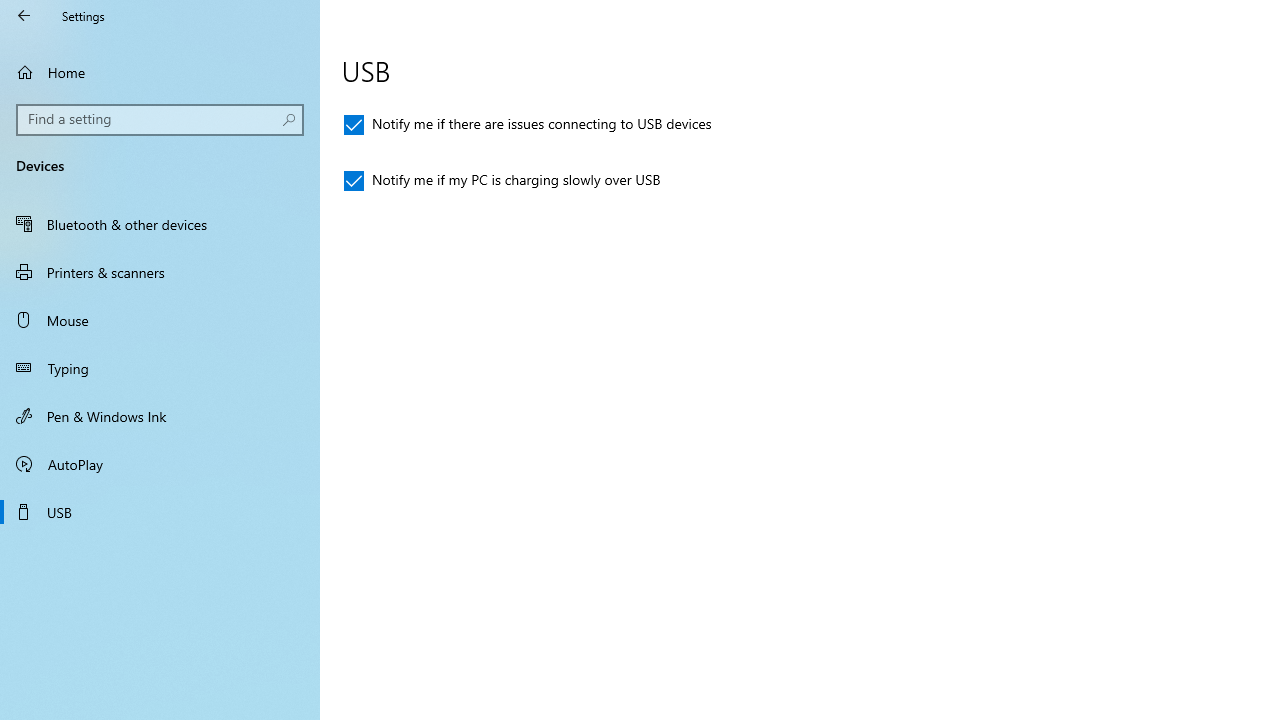 The image size is (1280, 720). I want to click on 'Search box, Find a setting', so click(160, 119).